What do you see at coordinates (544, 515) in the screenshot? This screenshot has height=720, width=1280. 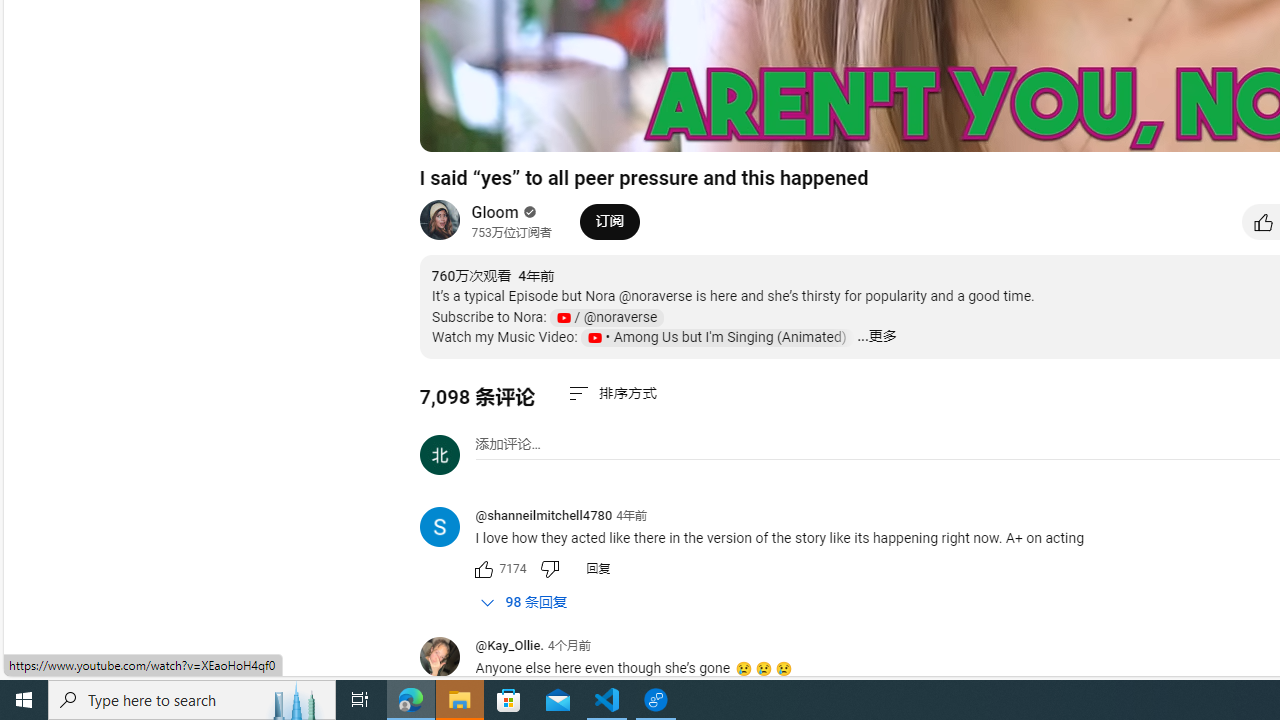 I see `'@shanneilmitchell4780'` at bounding box center [544, 515].